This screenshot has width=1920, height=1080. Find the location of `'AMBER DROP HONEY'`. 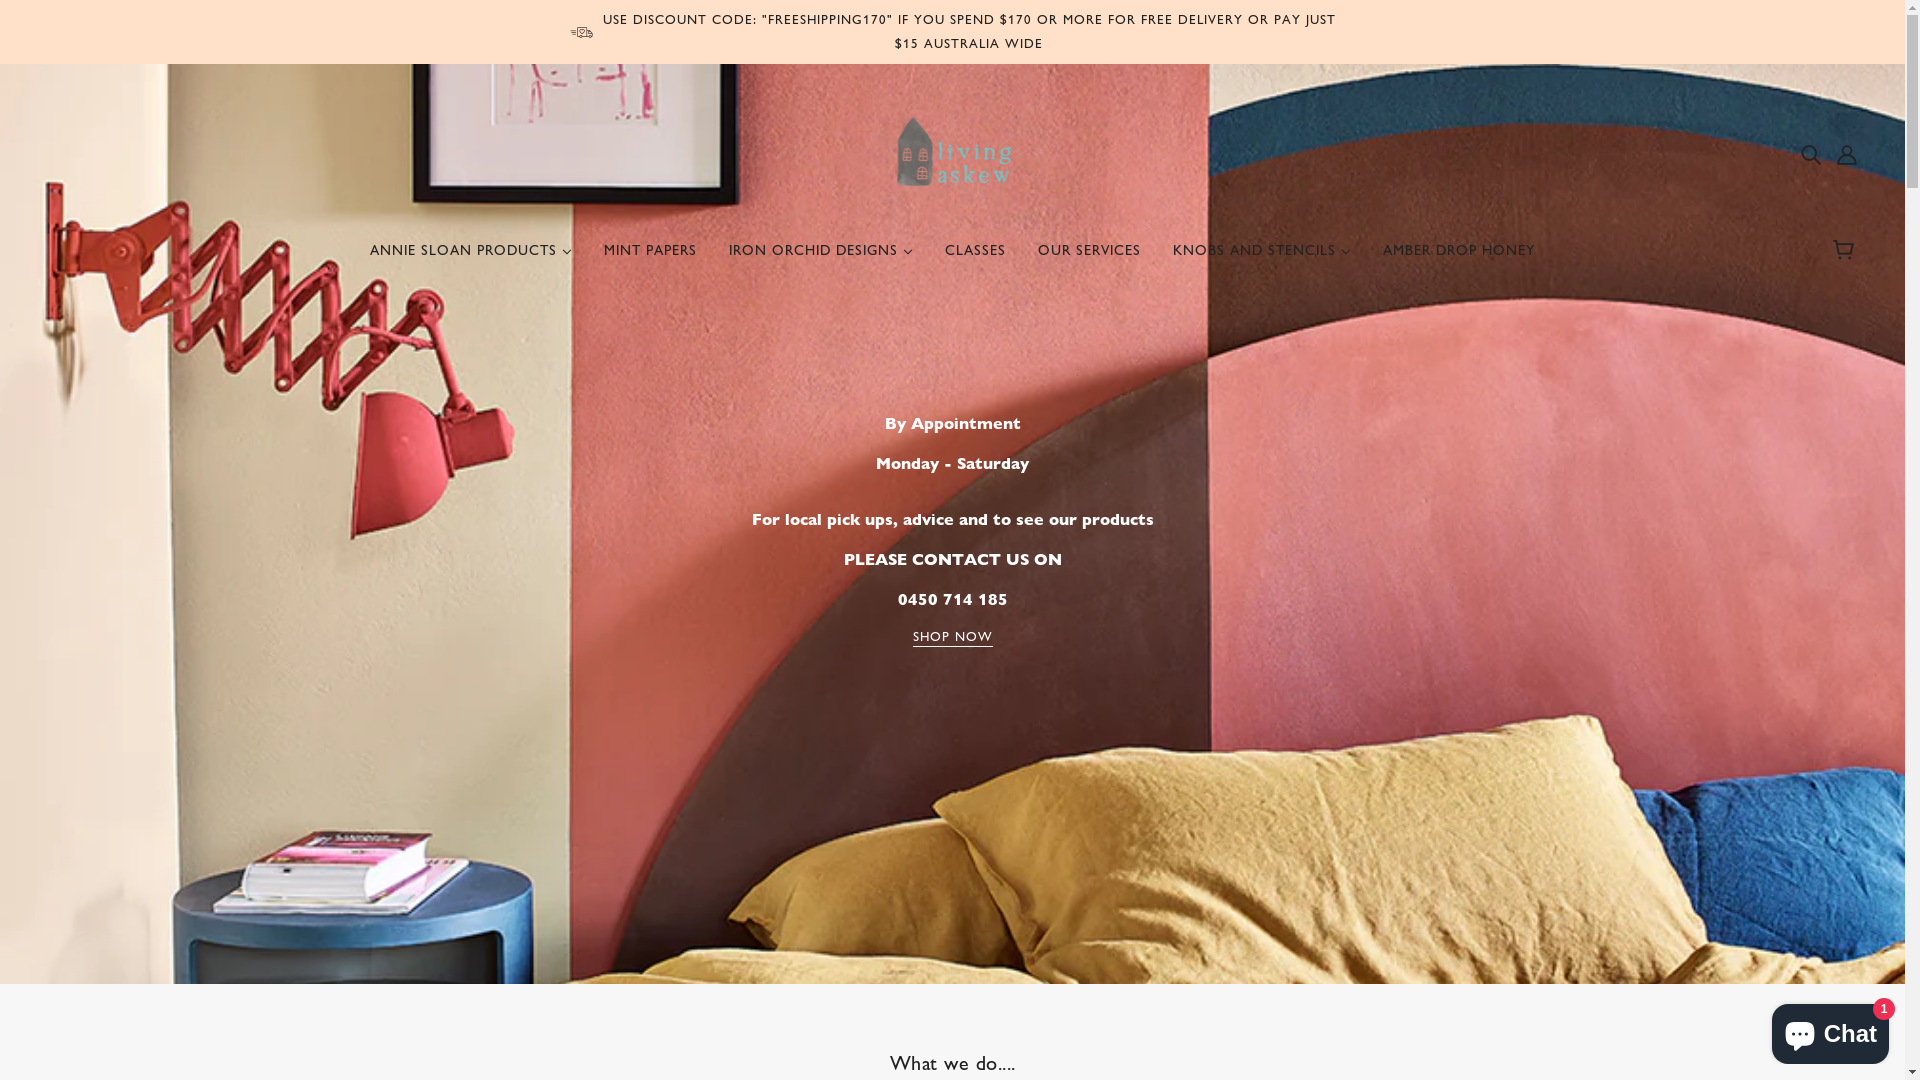

'AMBER DROP HONEY' is located at coordinates (1459, 257).